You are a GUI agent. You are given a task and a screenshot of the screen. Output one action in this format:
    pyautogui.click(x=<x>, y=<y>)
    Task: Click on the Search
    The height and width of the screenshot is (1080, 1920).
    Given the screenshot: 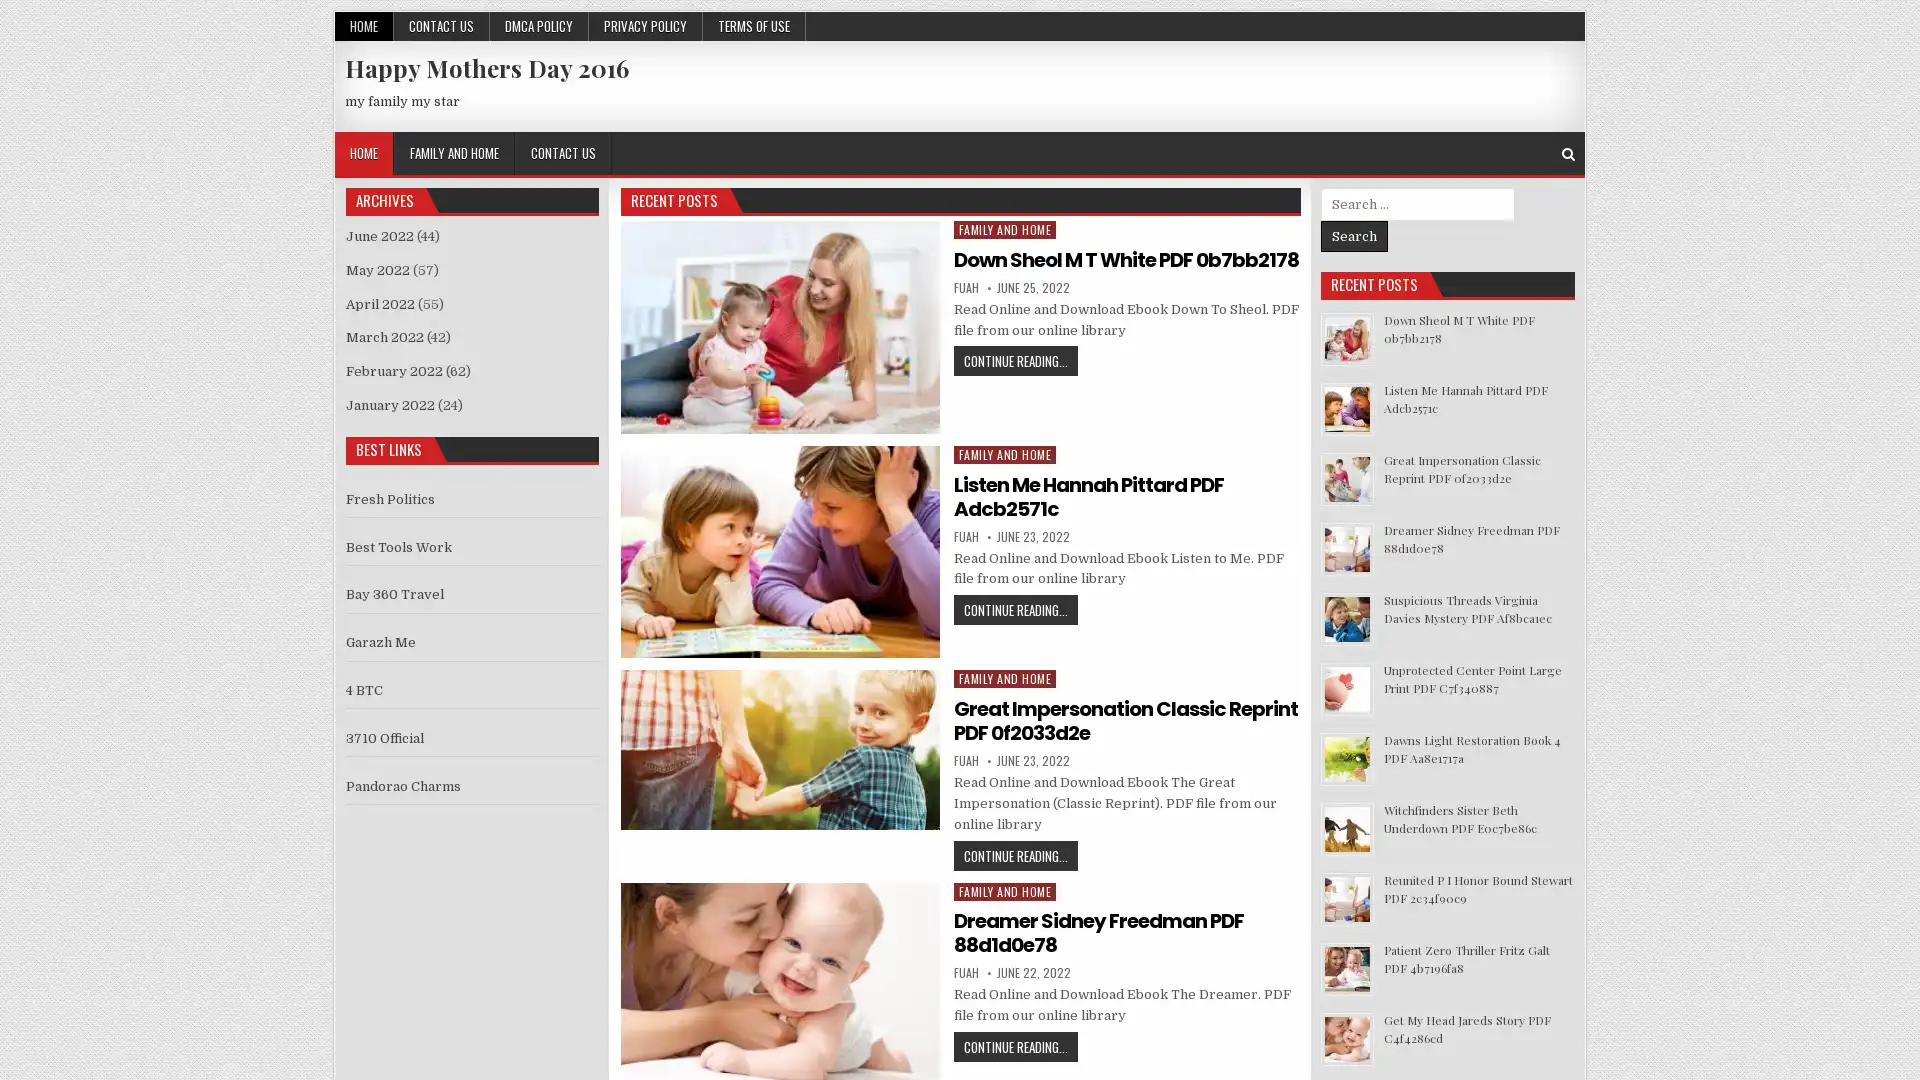 What is the action you would take?
    pyautogui.click(x=1354, y=235)
    